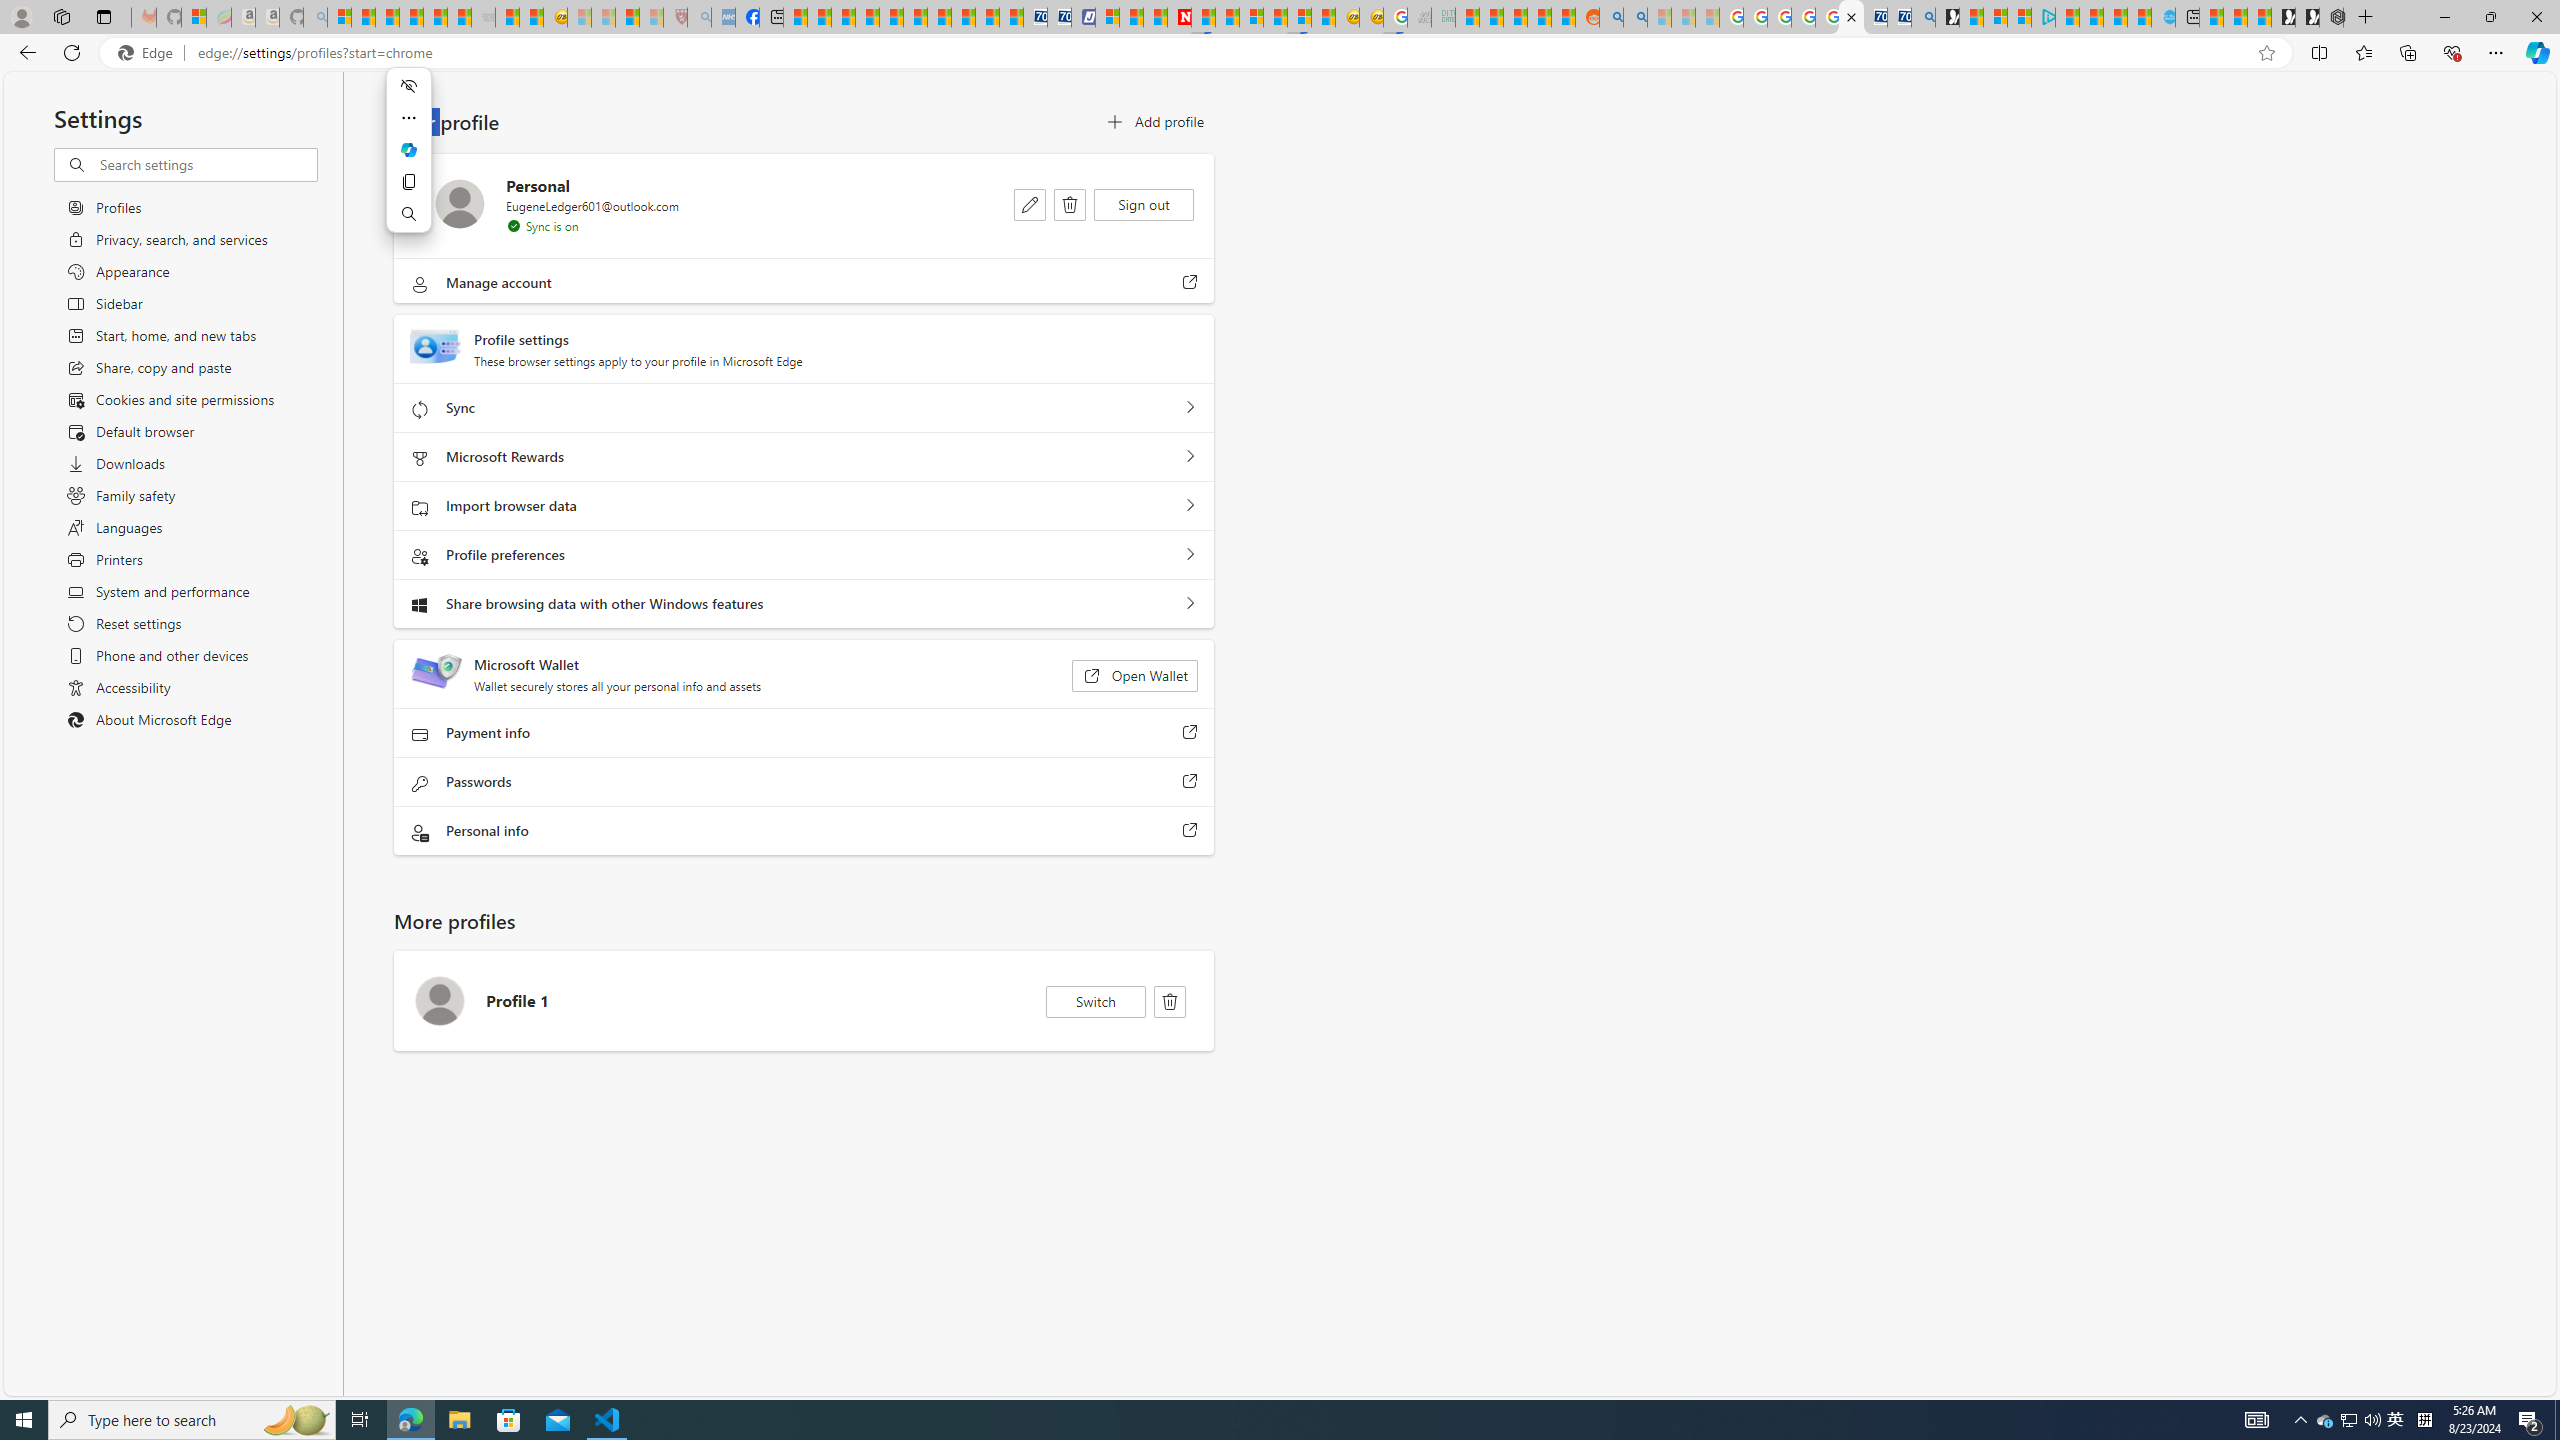 Image resolution: width=2560 pixels, height=1440 pixels. Describe the element at coordinates (1948, 16) in the screenshot. I see `'Microsoft Start Gaming'` at that location.